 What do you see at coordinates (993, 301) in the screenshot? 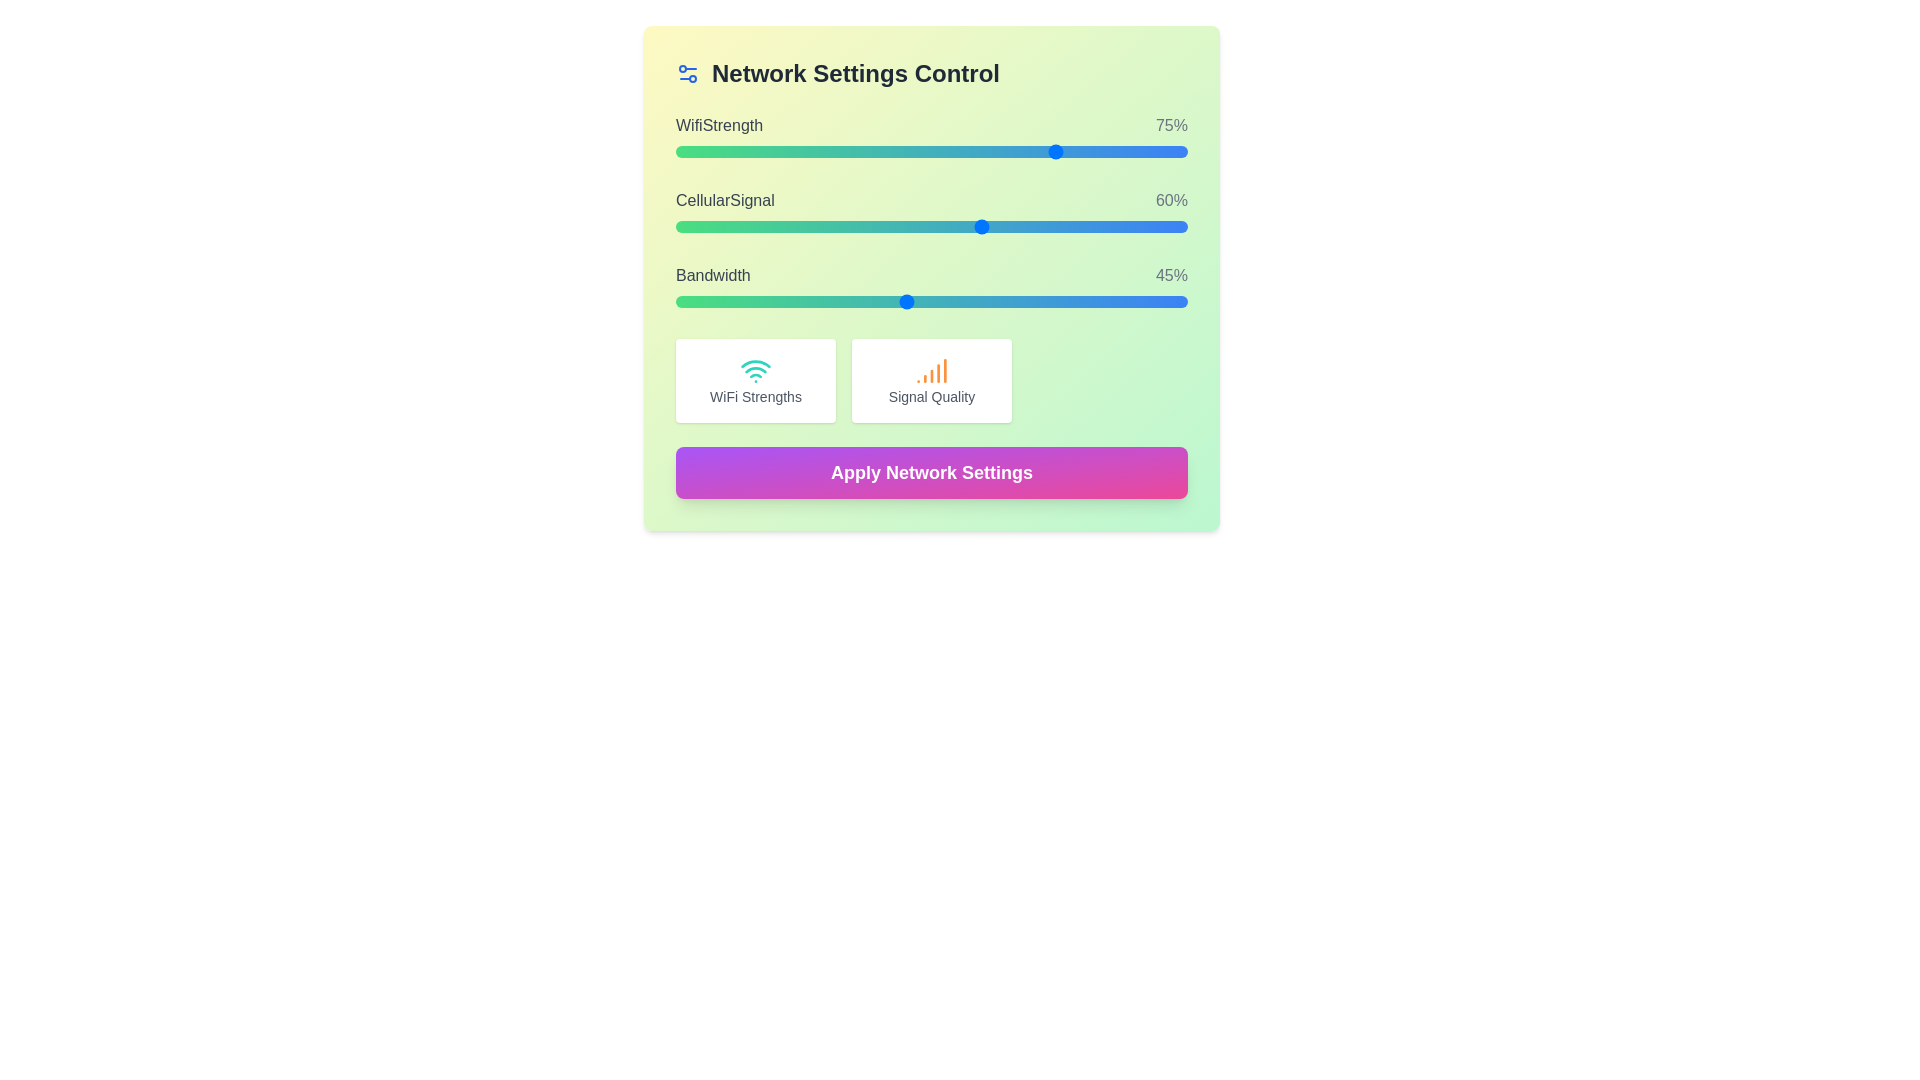
I see `the Bandwidth slider` at bounding box center [993, 301].